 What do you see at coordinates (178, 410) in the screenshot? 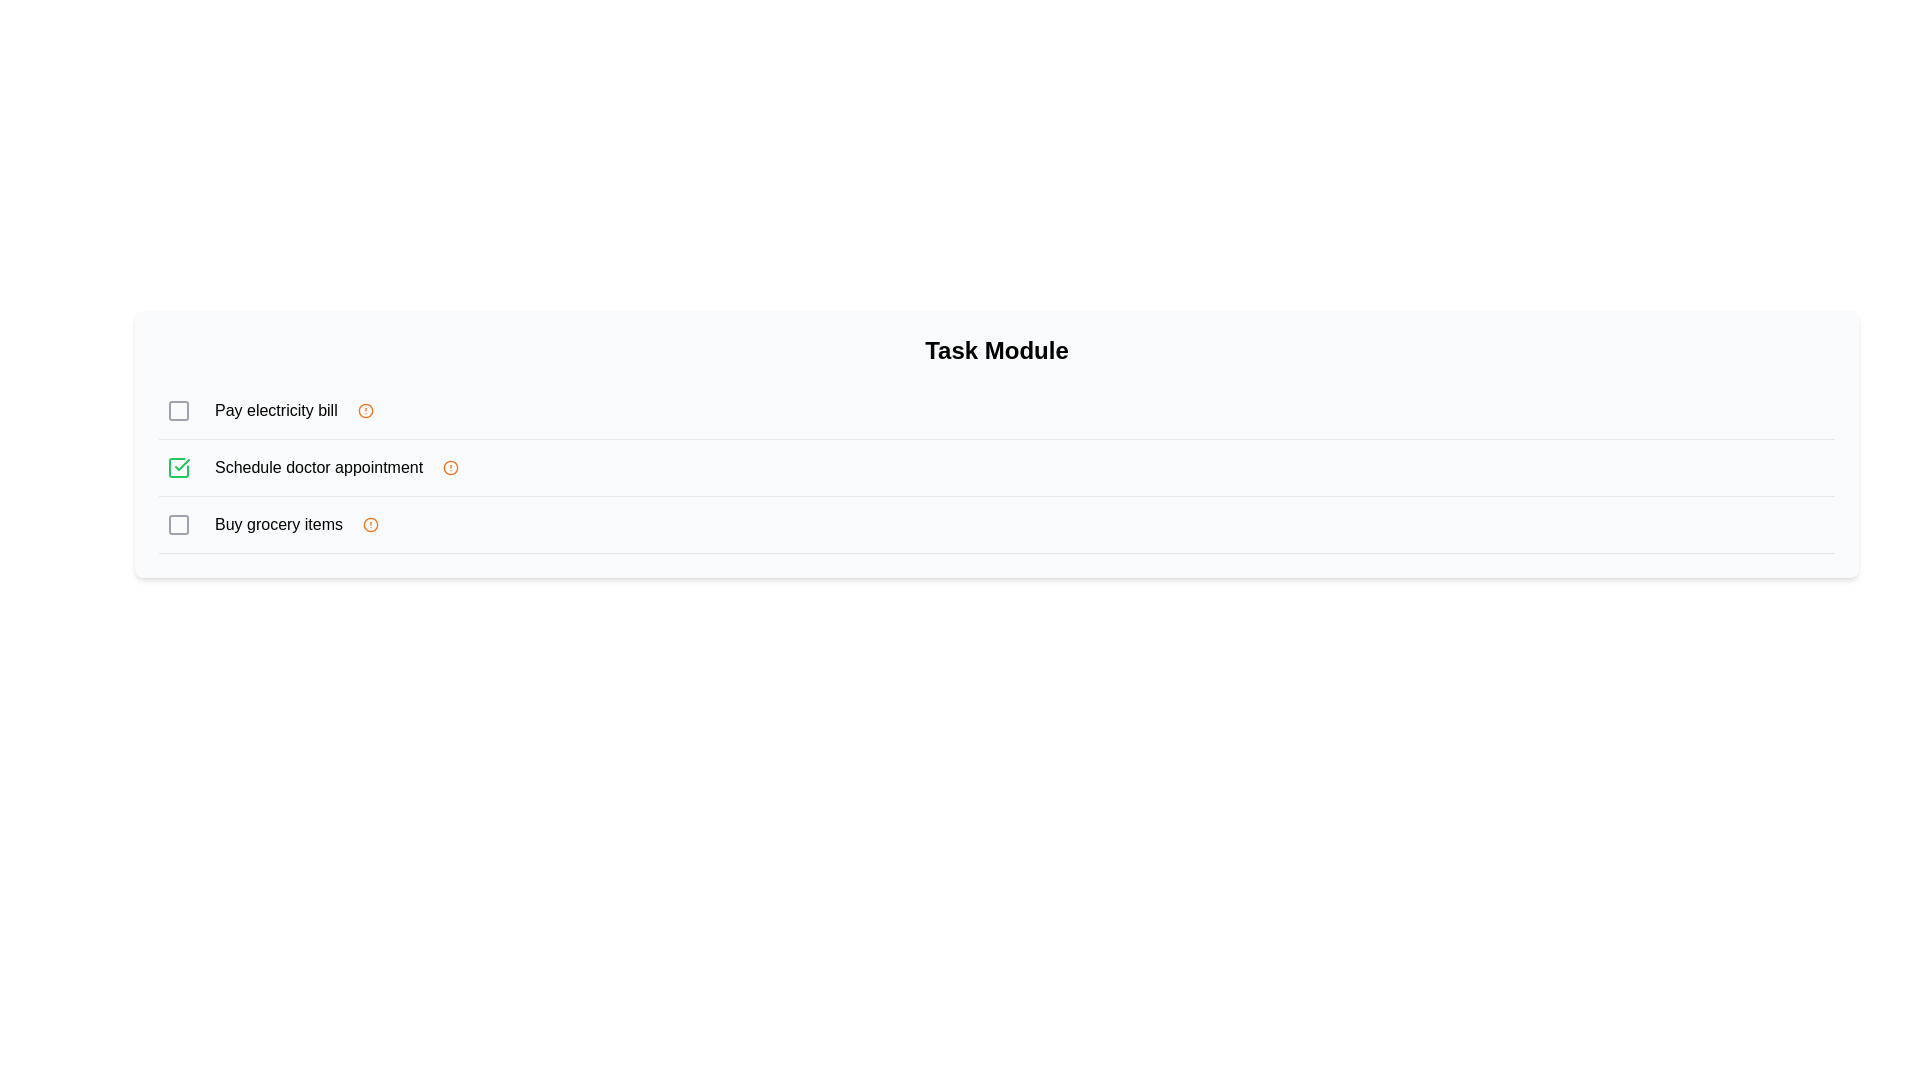
I see `the actionable status icon for 'Pay electricity bill', which is located at the top left of the first row in the list of tasks` at bounding box center [178, 410].